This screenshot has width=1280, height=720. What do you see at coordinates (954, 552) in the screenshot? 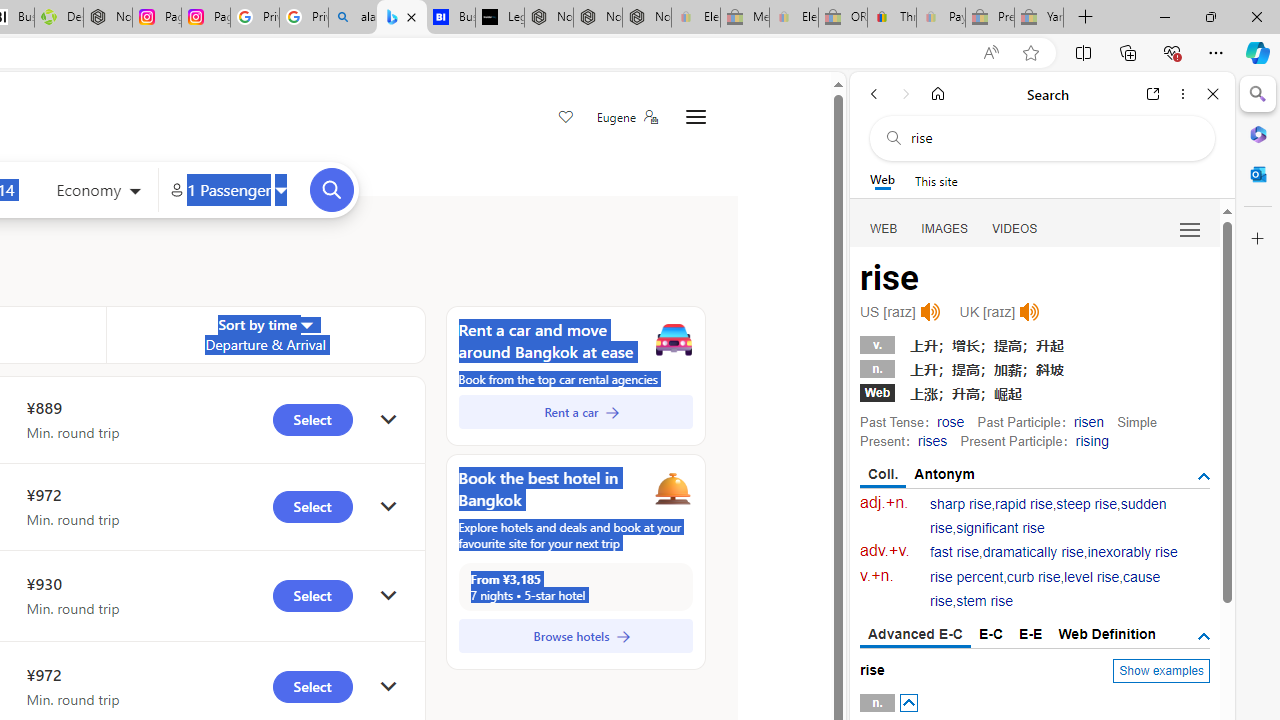
I see `'fast rise'` at bounding box center [954, 552].